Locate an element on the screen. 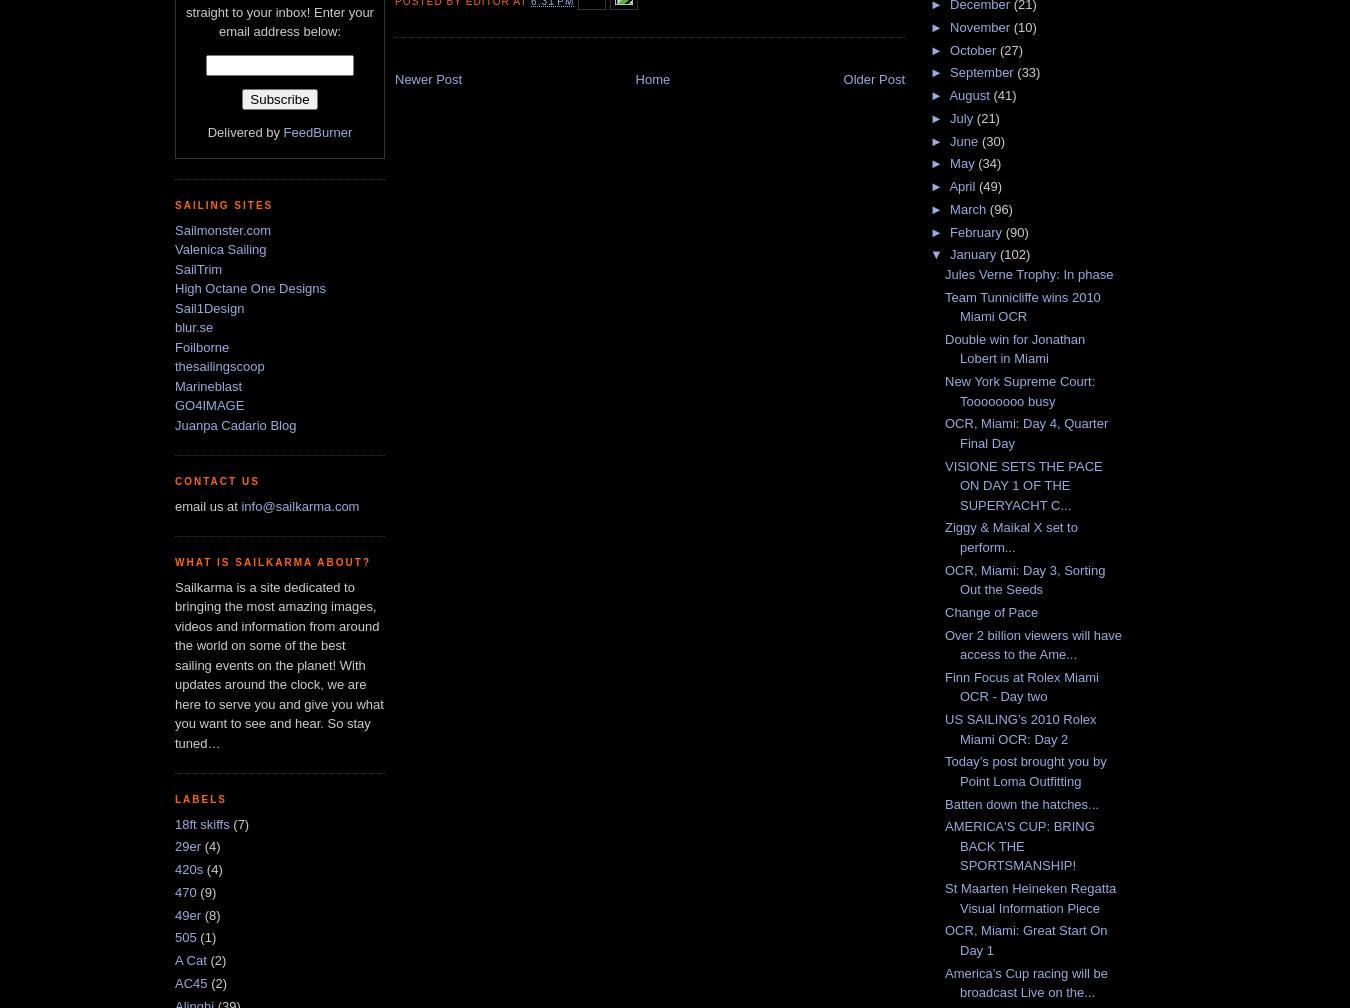 Image resolution: width=1350 pixels, height=1008 pixels. 'Today’s post brought you by Point Loma Outfitting' is located at coordinates (1025, 771).